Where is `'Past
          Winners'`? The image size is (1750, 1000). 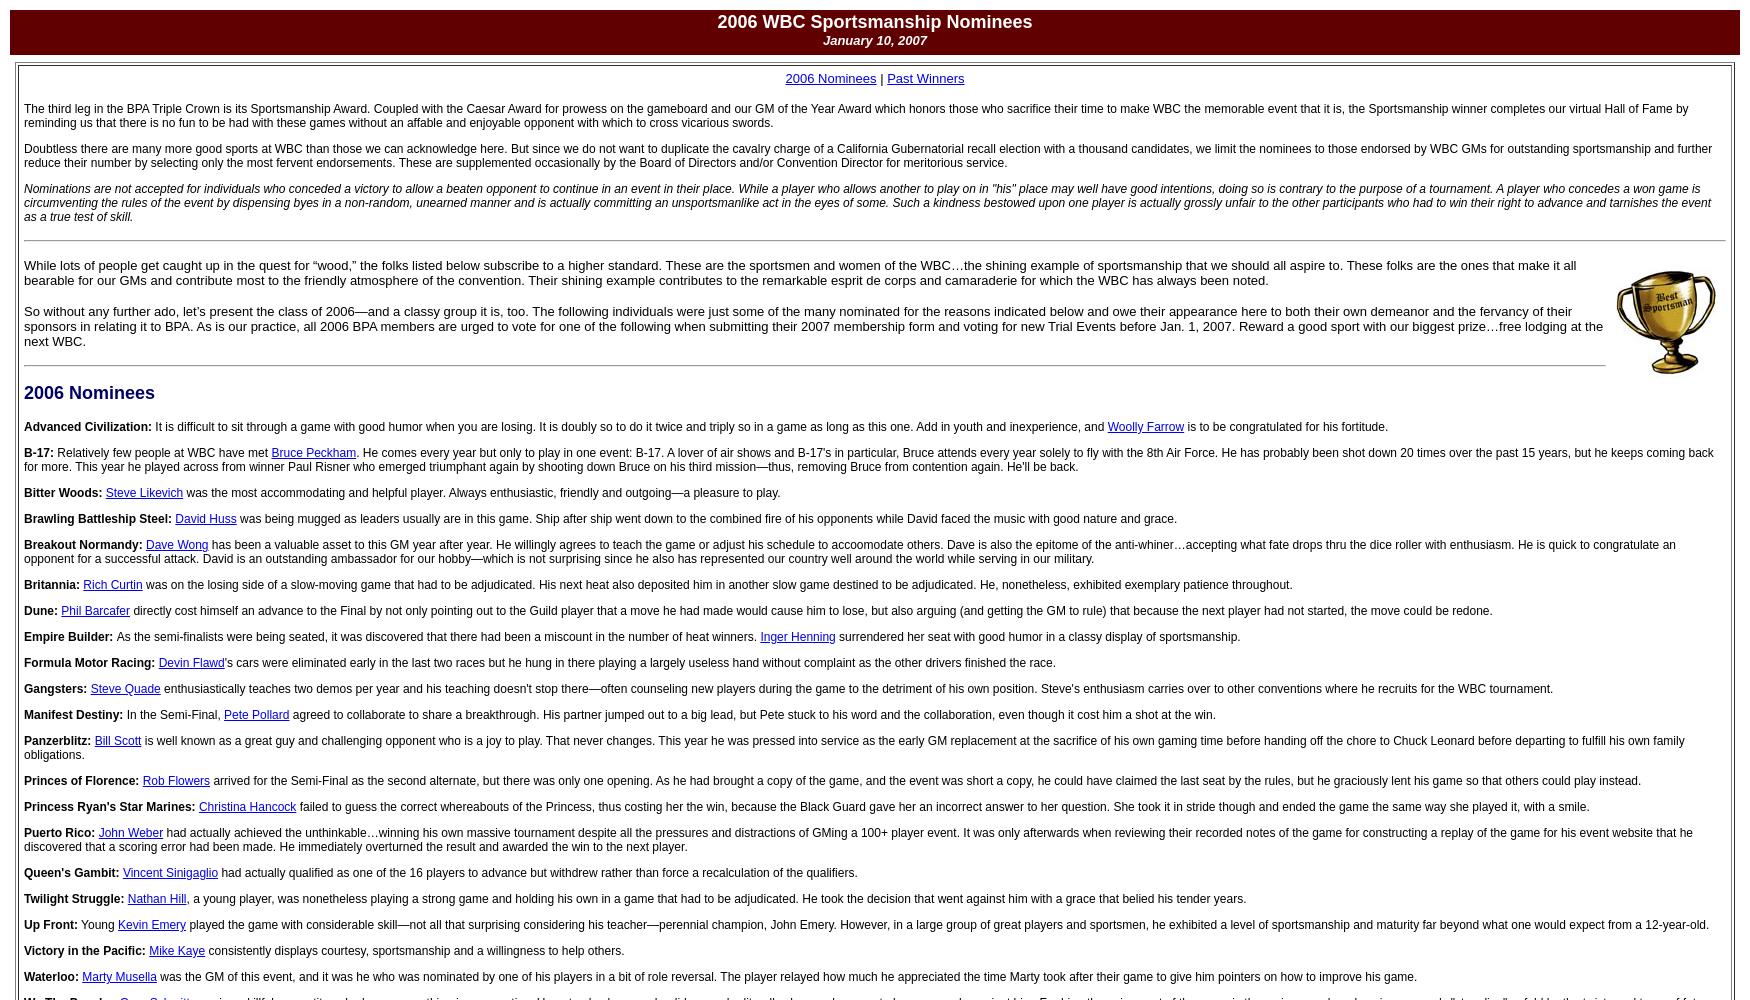
'Past
          Winners' is located at coordinates (924, 77).